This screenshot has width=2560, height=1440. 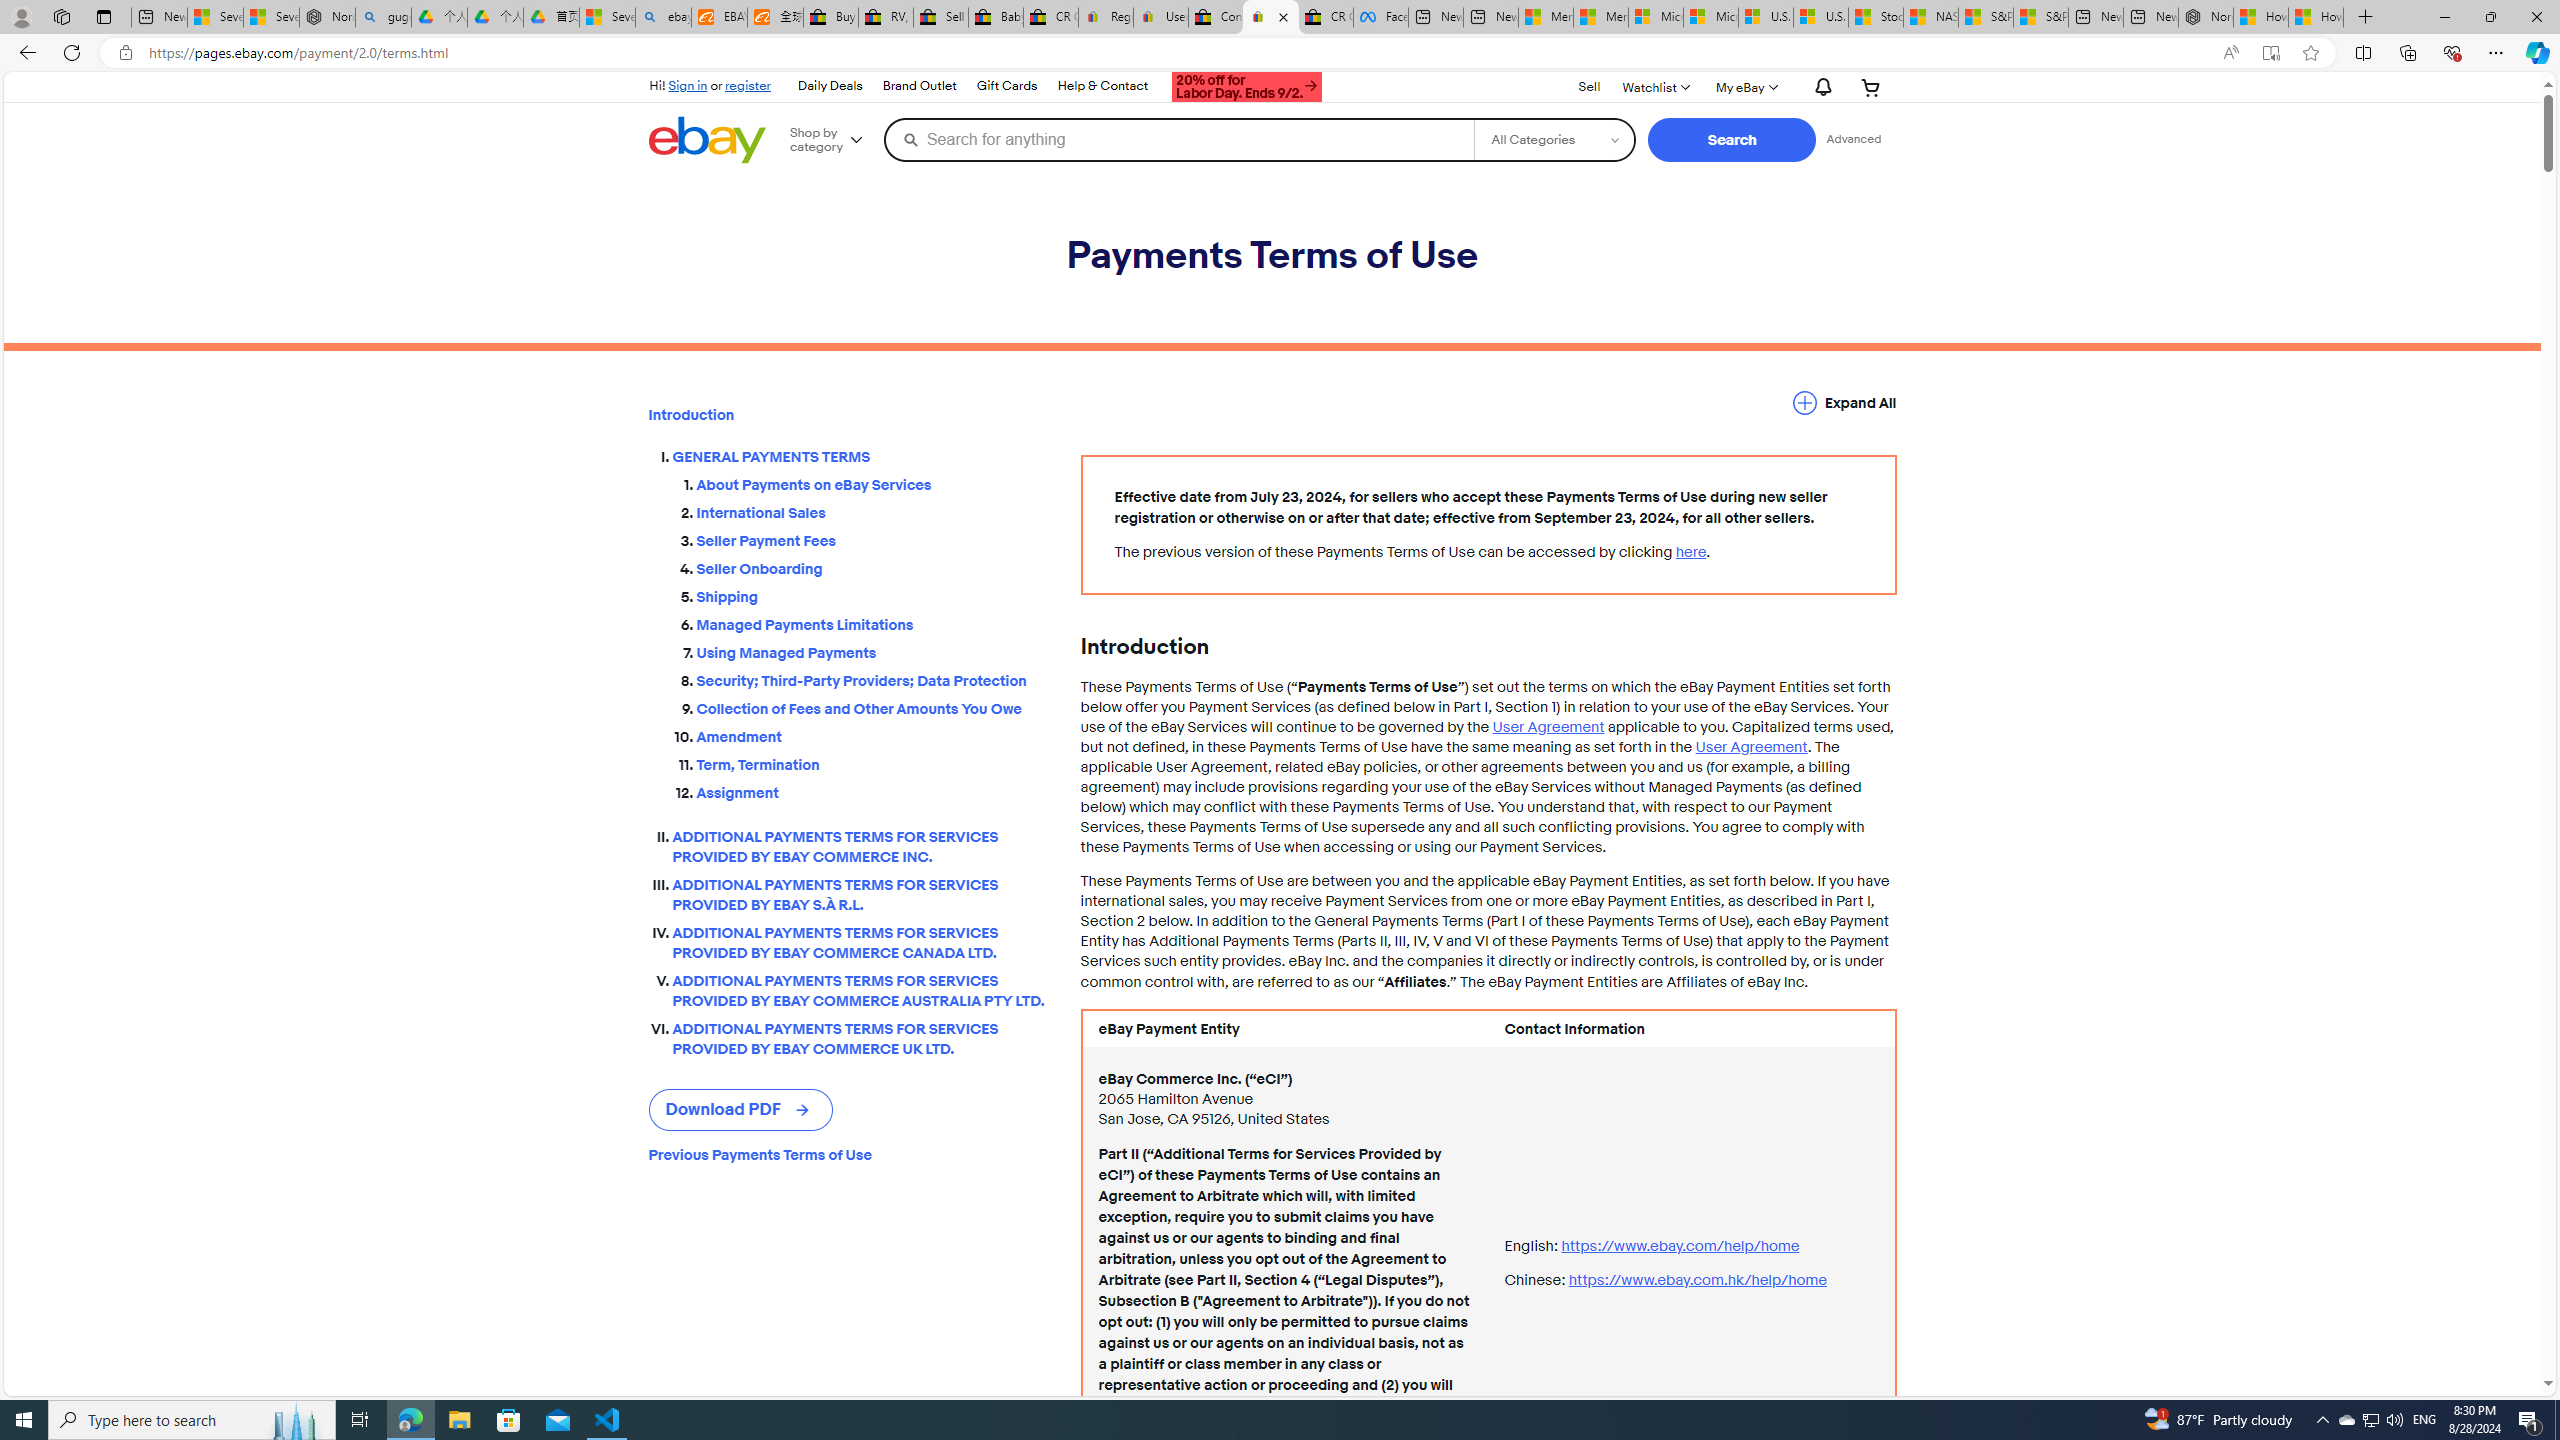 I want to click on 'Seller Onboarding', so click(x=872, y=564).